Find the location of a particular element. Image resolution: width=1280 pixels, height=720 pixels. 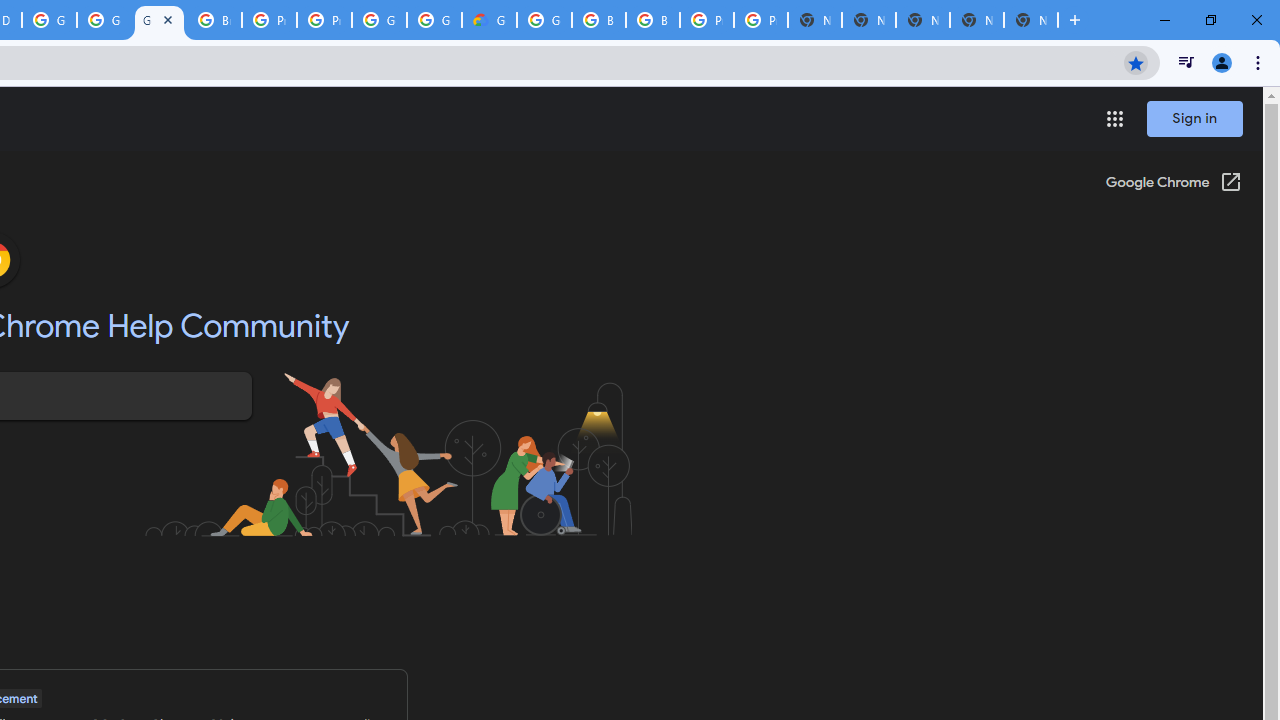

'Google Cloud Estimate Summary' is located at coordinates (489, 20).